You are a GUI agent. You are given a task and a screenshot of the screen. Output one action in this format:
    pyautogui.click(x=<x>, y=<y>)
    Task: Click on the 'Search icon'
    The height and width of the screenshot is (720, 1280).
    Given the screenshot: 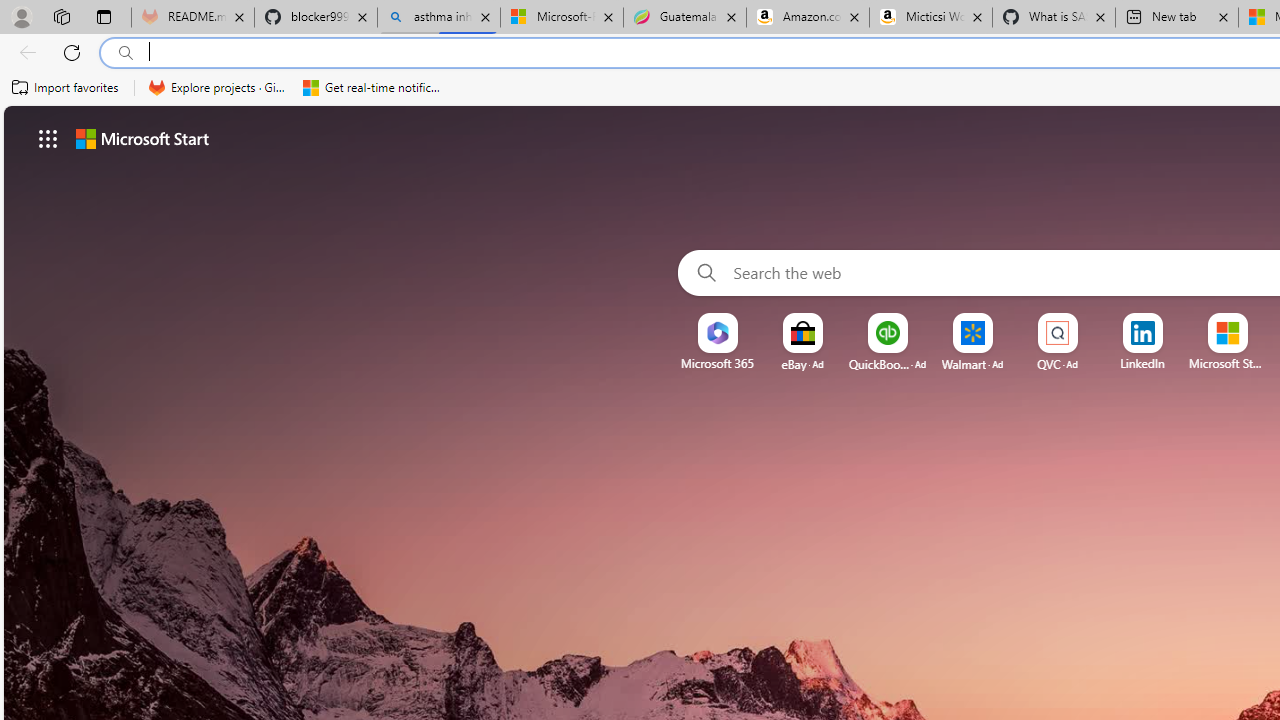 What is the action you would take?
    pyautogui.click(x=125, y=52)
    